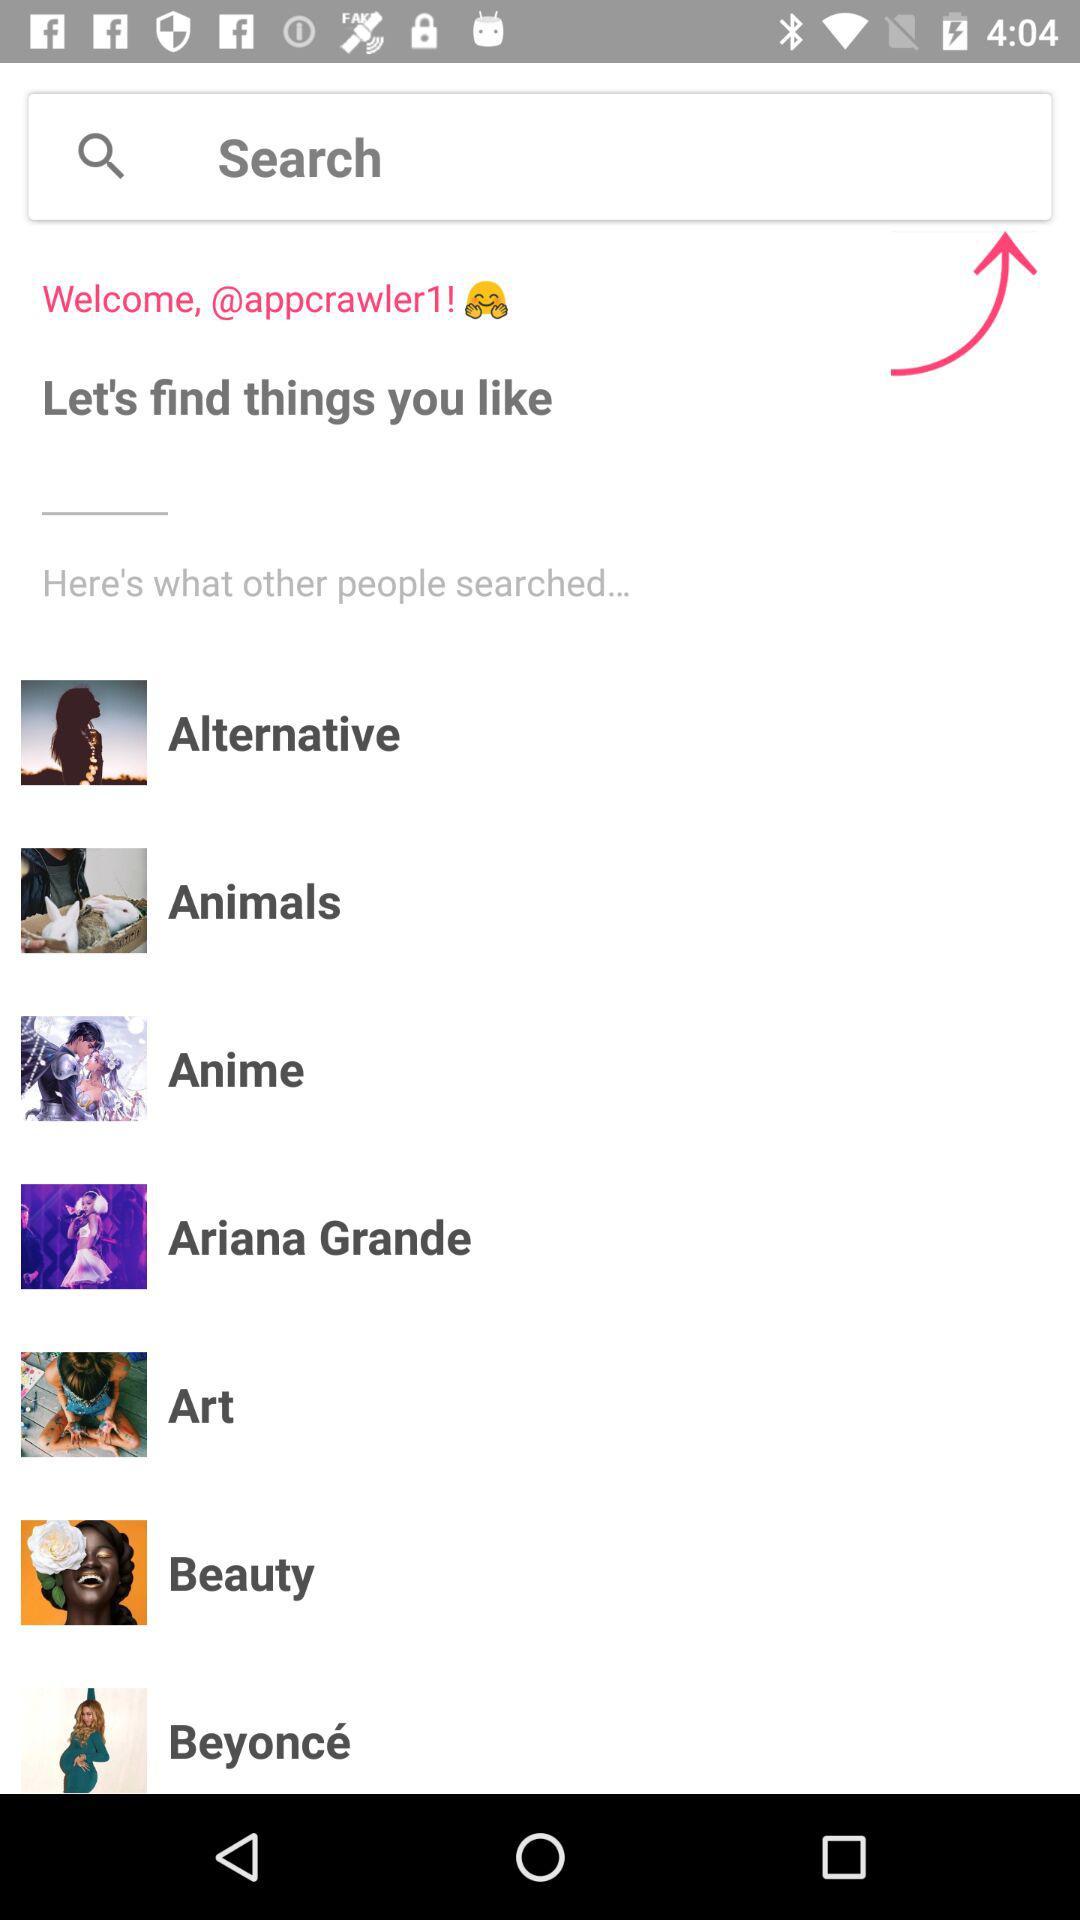  I want to click on initiate search, so click(634, 155).